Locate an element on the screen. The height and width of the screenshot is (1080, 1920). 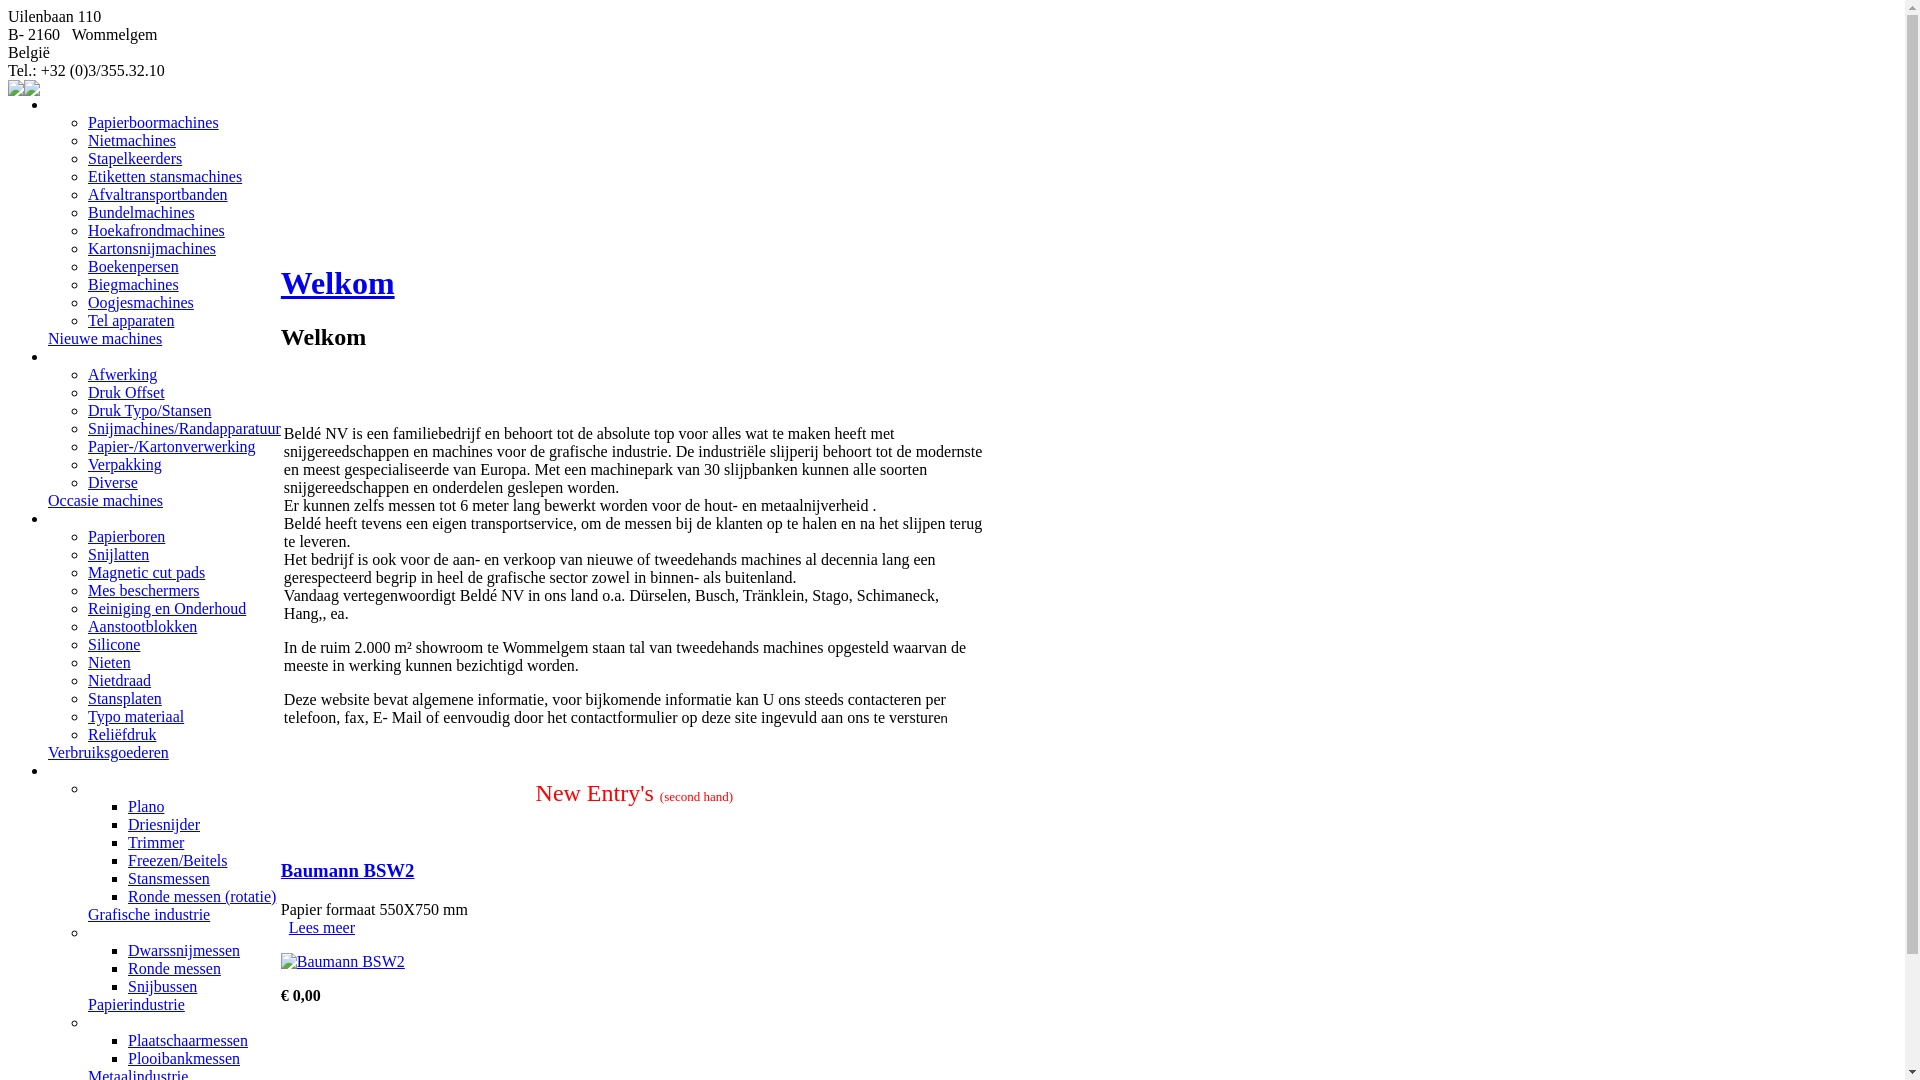
'Typo materiaal' is located at coordinates (134, 715).